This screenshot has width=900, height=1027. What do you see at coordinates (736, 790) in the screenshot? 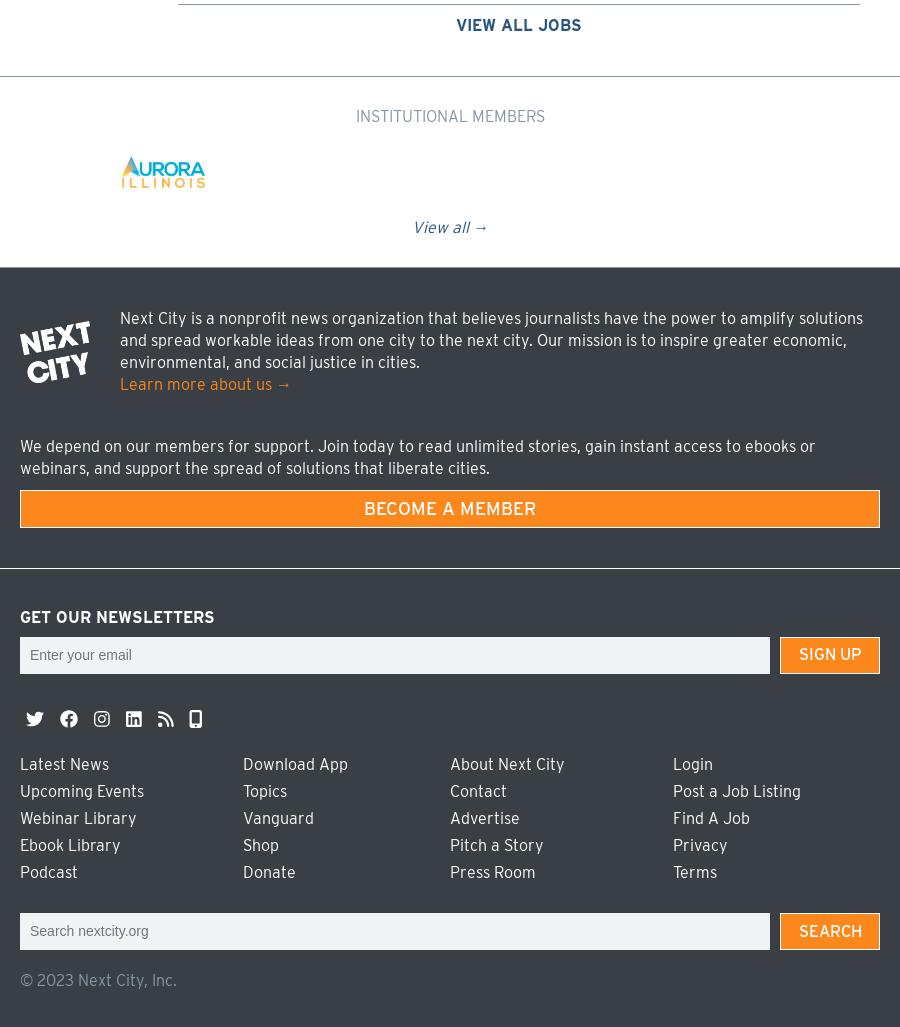
I see `'Post a Job Listing'` at bounding box center [736, 790].